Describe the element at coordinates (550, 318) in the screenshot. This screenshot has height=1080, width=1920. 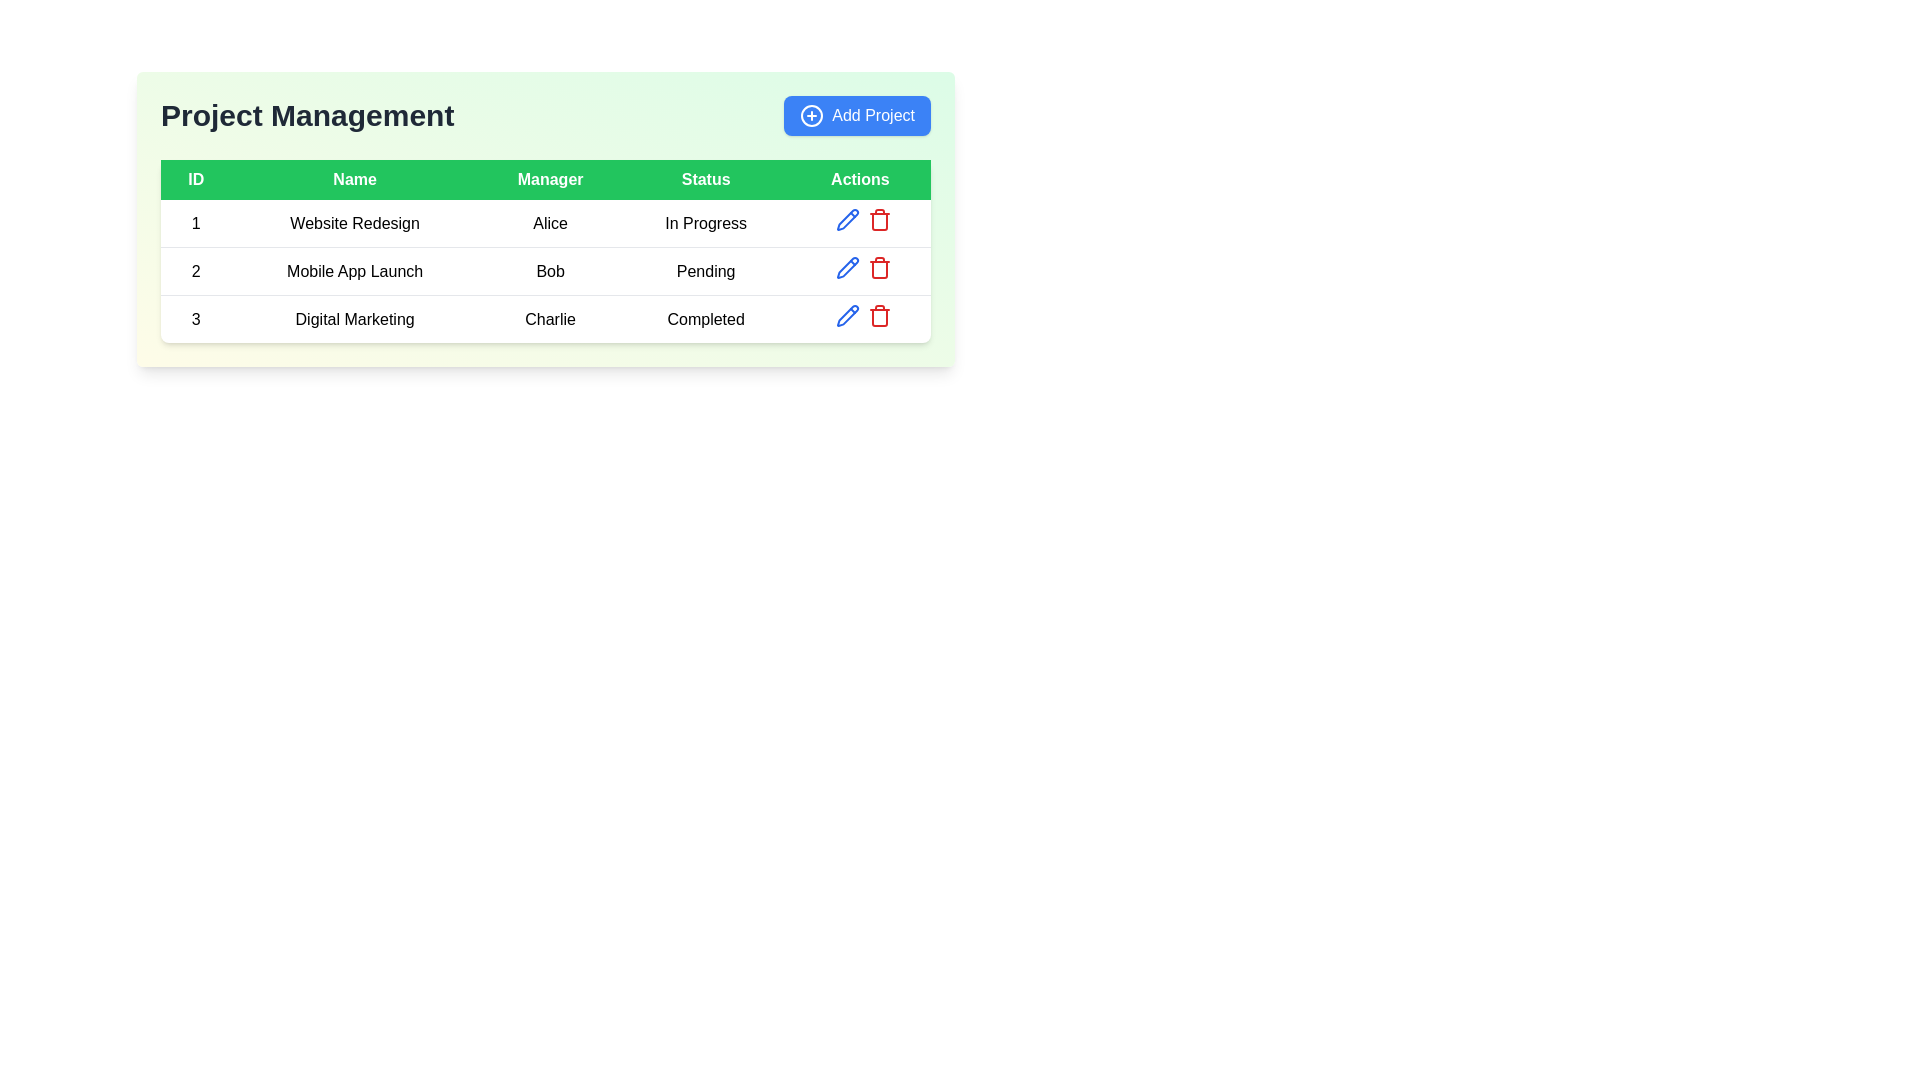
I see `the text element displaying 'Charlie' in black, which is centered in the third row and third column of the table under the 'Digital Marketing' row in the 'Project Management' section` at that location.